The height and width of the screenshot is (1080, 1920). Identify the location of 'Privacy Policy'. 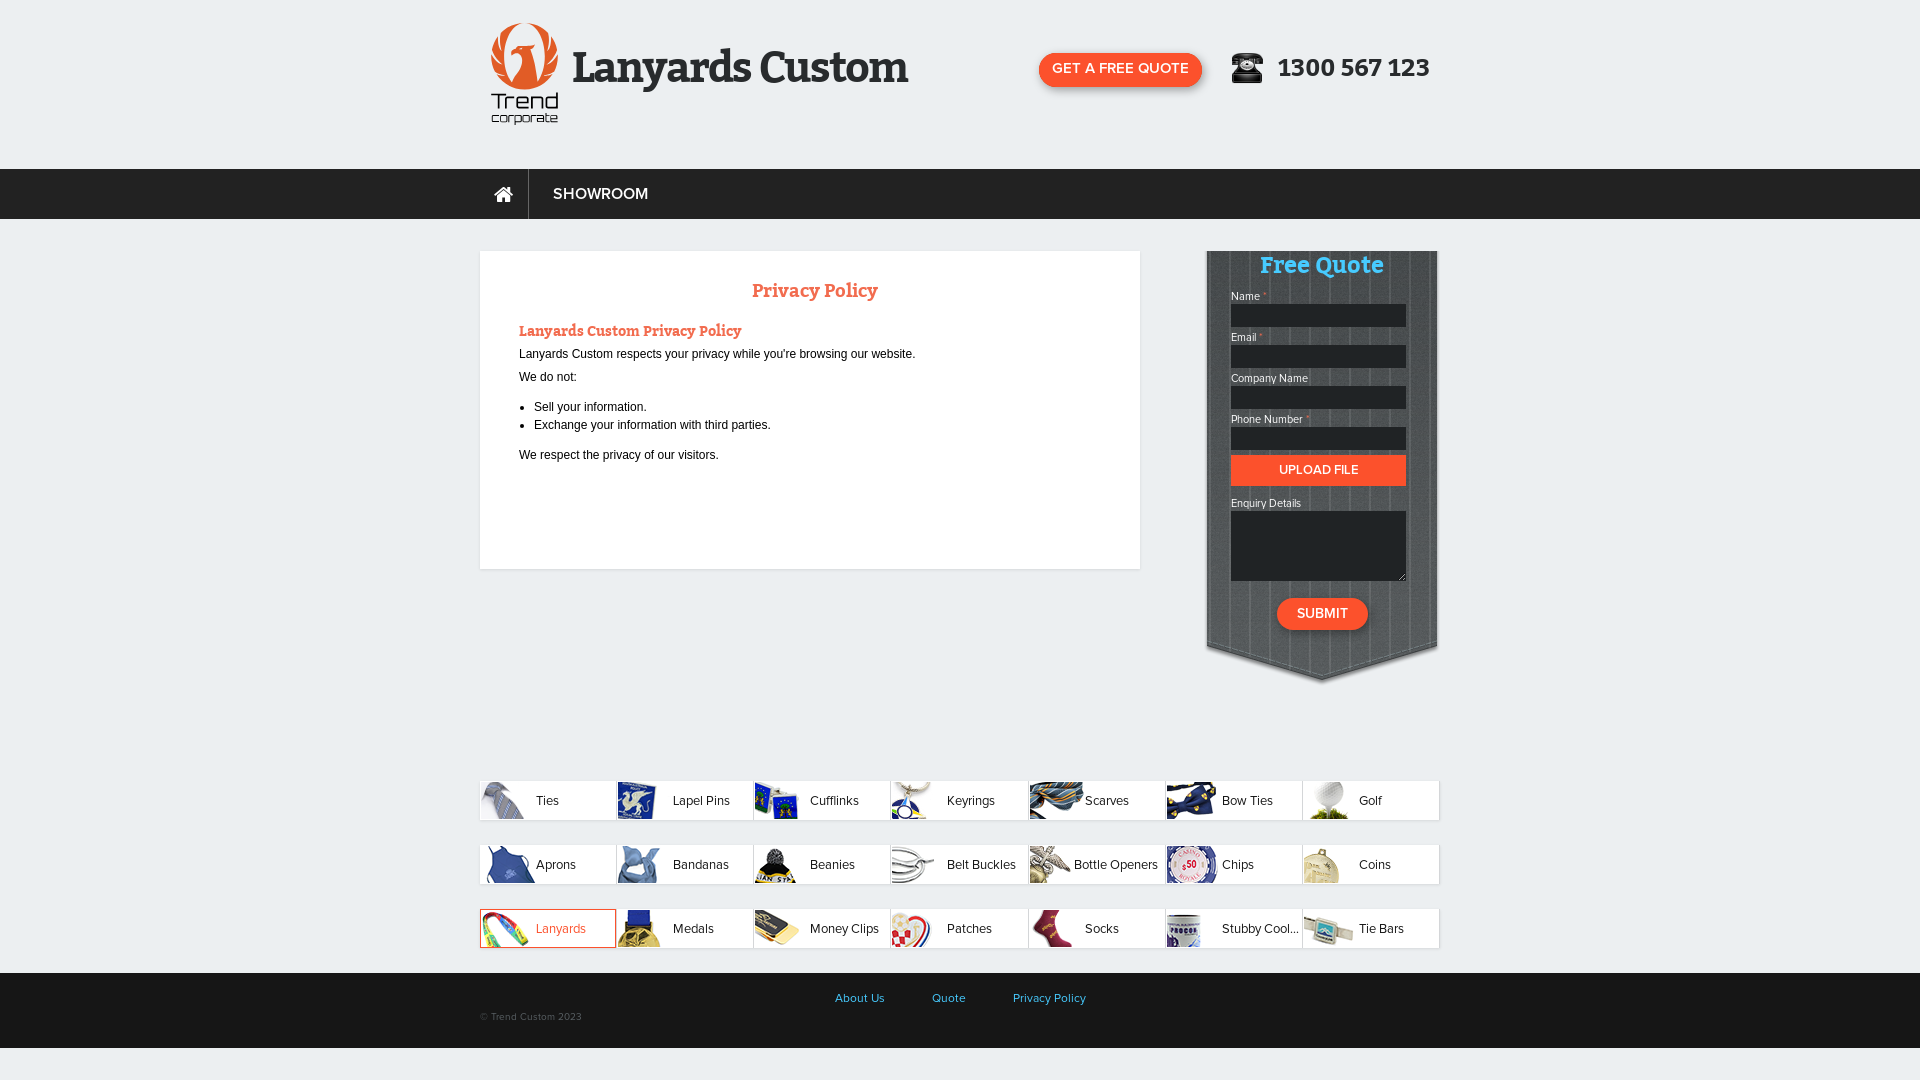
(1047, 999).